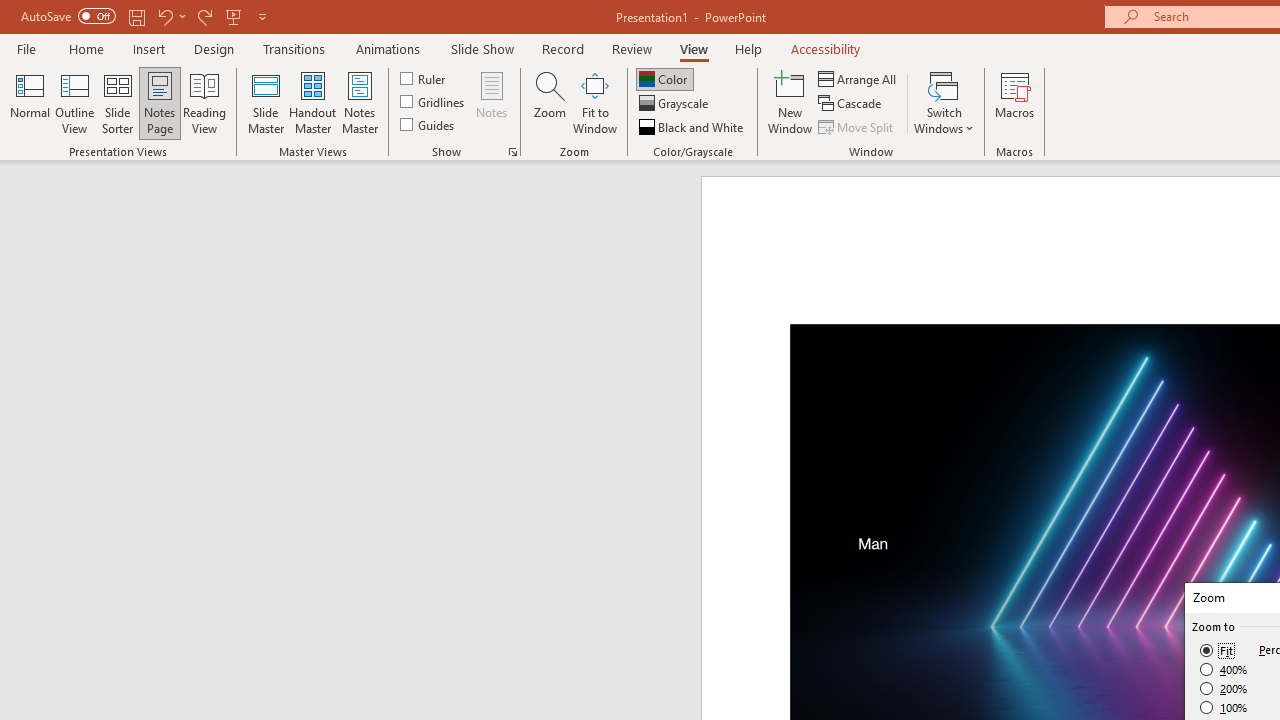 The height and width of the screenshot is (720, 1280). What do you see at coordinates (160, 103) in the screenshot?
I see `'Notes Page'` at bounding box center [160, 103].